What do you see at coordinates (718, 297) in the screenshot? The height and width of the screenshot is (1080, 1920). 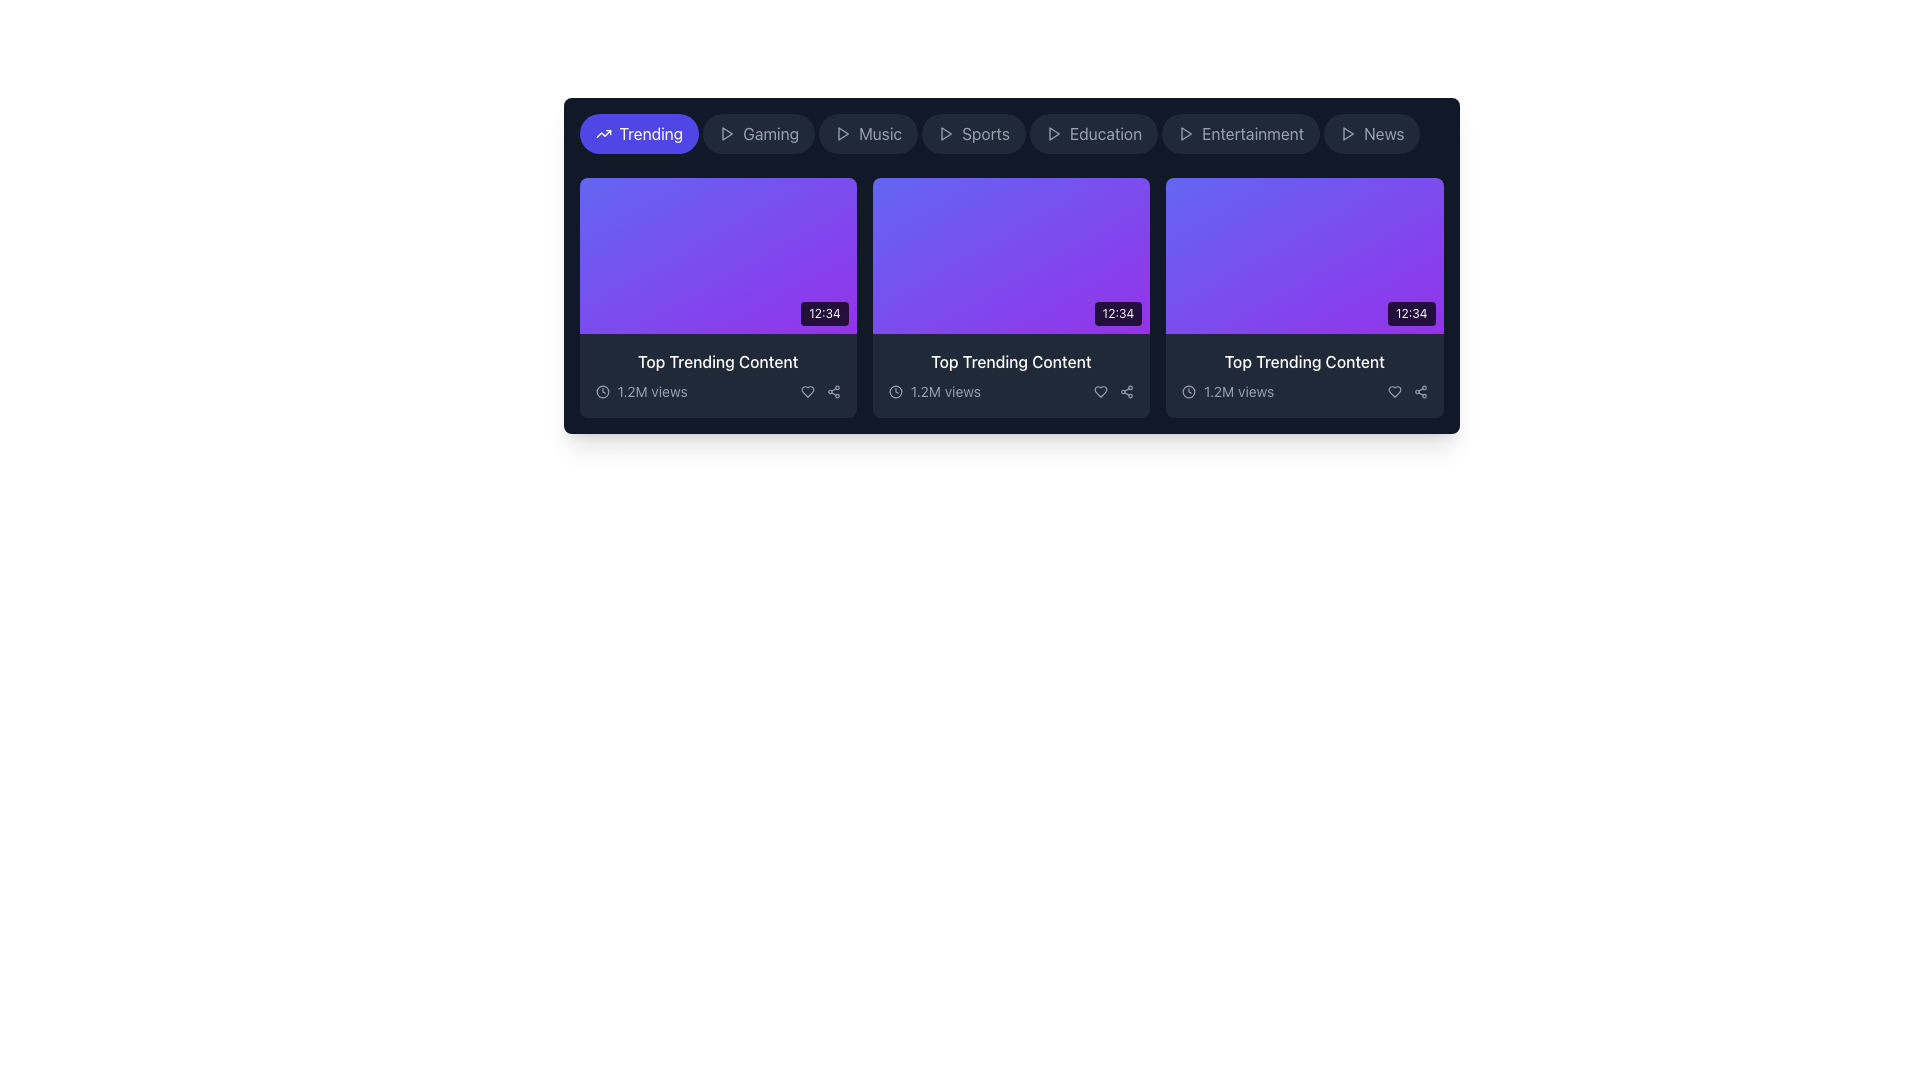 I see `the first Content card in the grid layout` at bounding box center [718, 297].